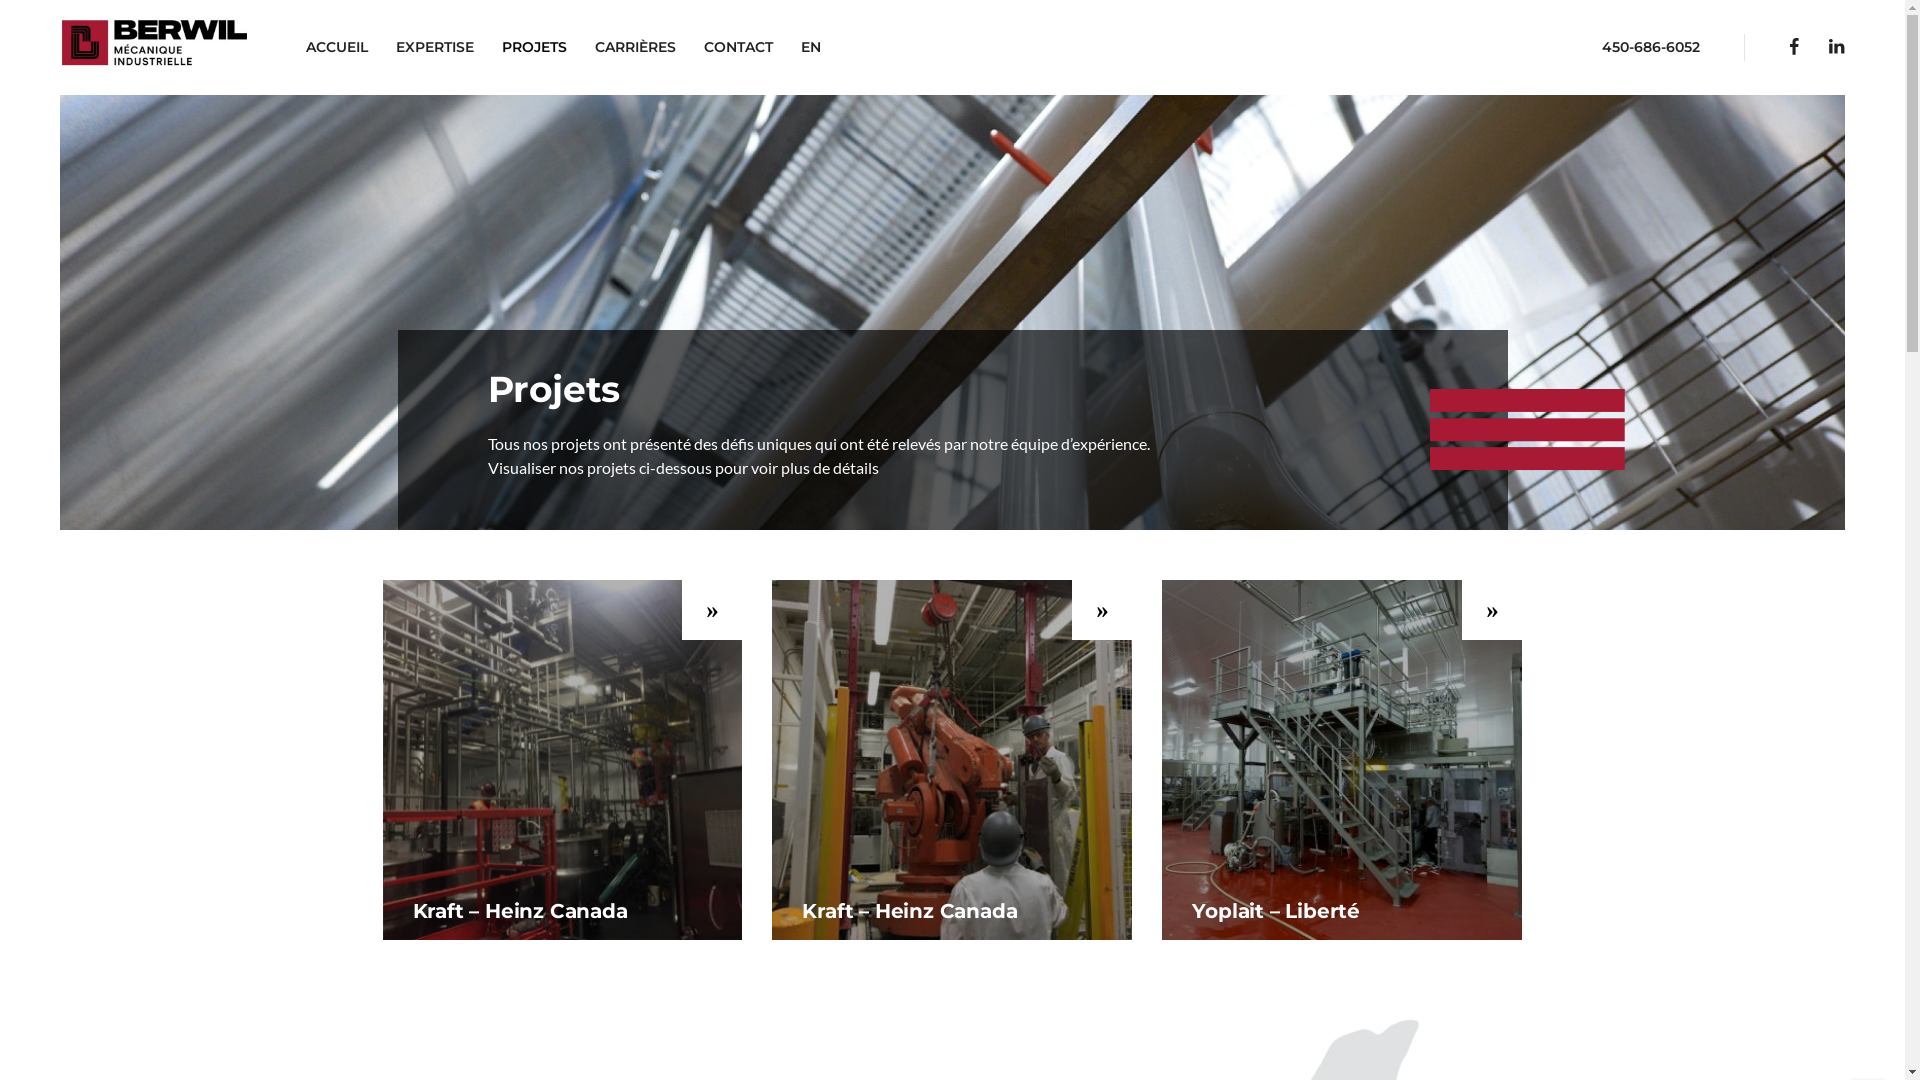 Image resolution: width=1920 pixels, height=1080 pixels. What do you see at coordinates (1794, 46) in the screenshot?
I see `'Facebook'` at bounding box center [1794, 46].